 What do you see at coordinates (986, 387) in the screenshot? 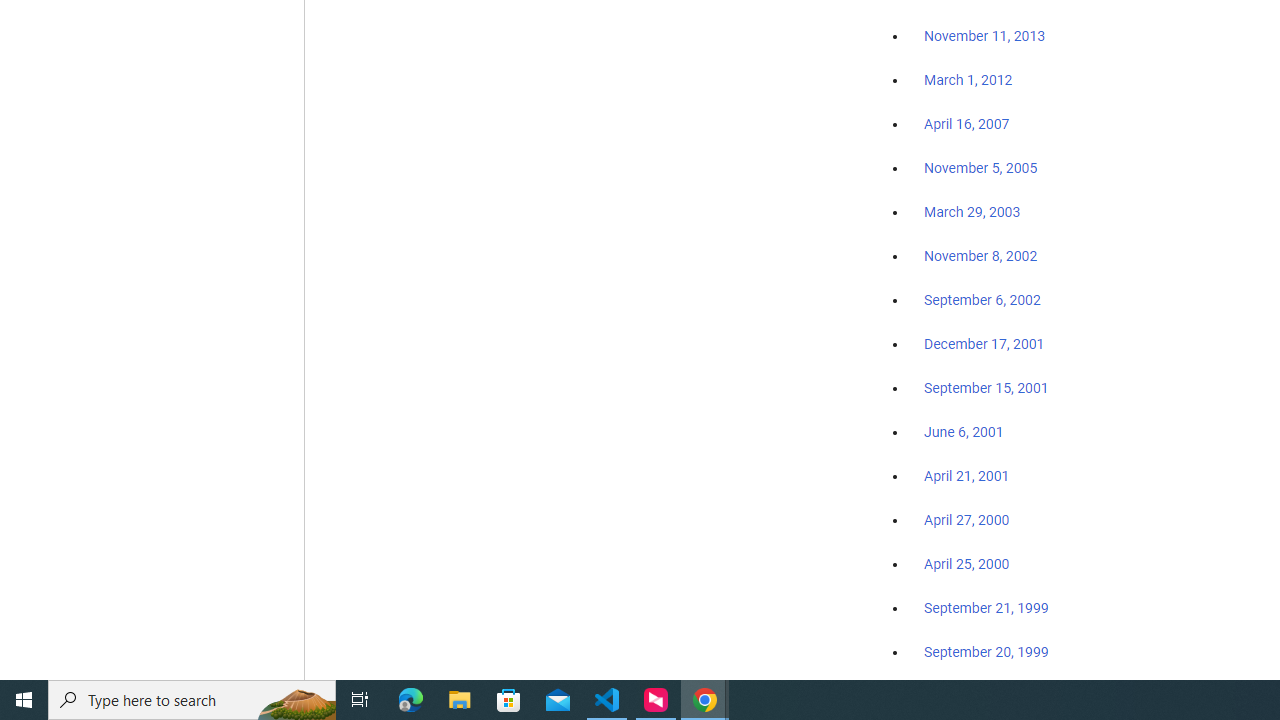
I see `'September 15, 2001'` at bounding box center [986, 387].